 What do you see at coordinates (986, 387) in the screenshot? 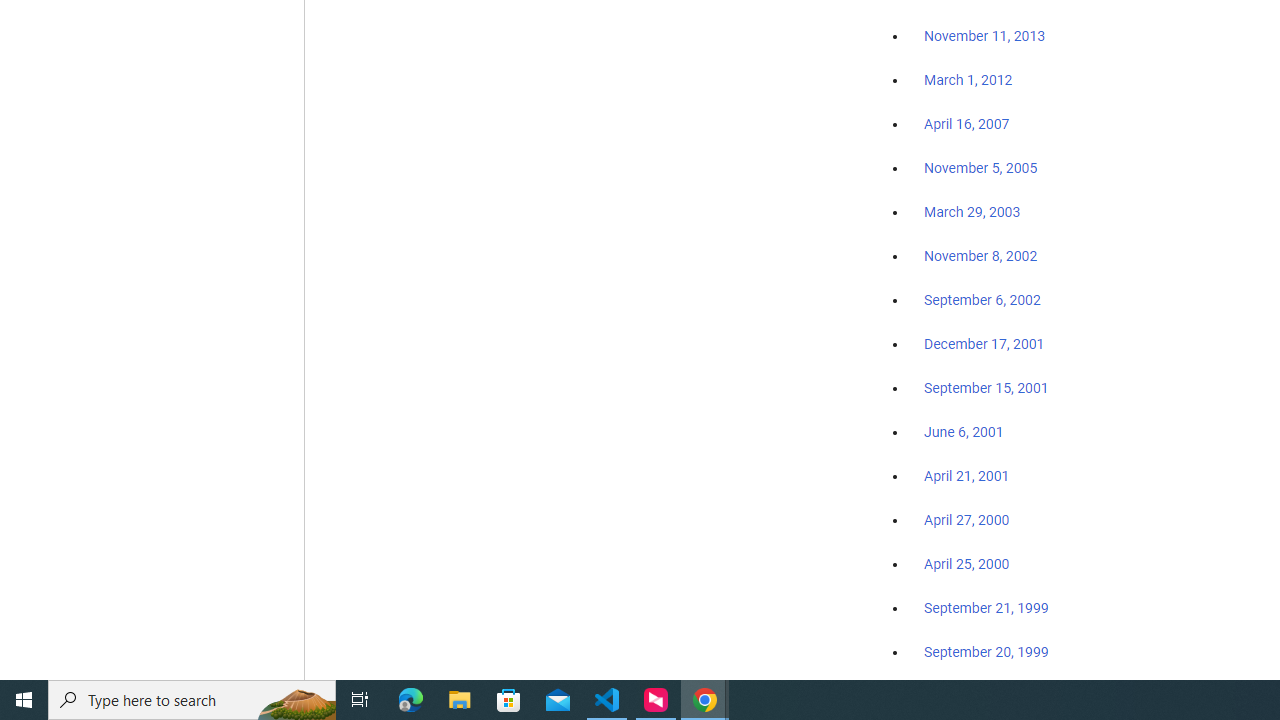
I see `'September 15, 2001'` at bounding box center [986, 387].